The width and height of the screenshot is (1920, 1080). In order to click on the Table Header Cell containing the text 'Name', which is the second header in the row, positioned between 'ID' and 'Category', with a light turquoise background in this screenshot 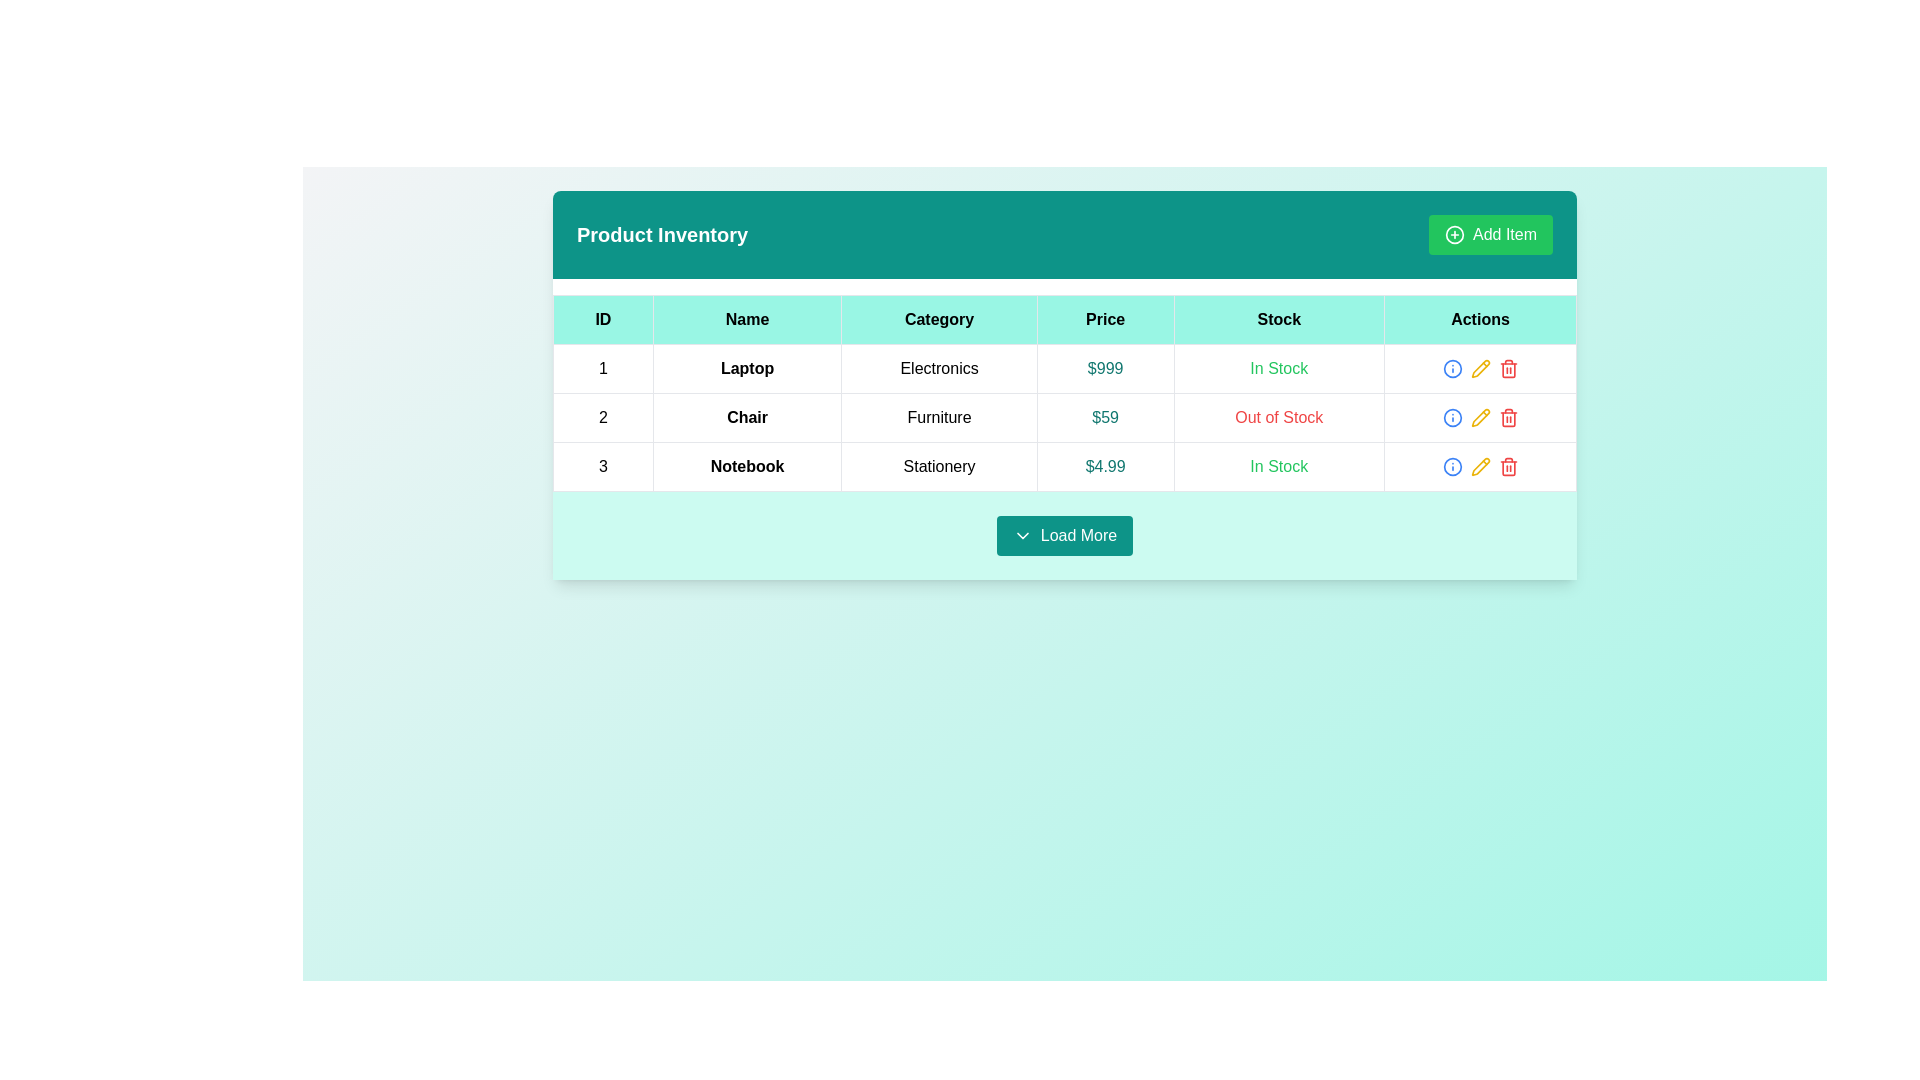, I will do `click(746, 319)`.